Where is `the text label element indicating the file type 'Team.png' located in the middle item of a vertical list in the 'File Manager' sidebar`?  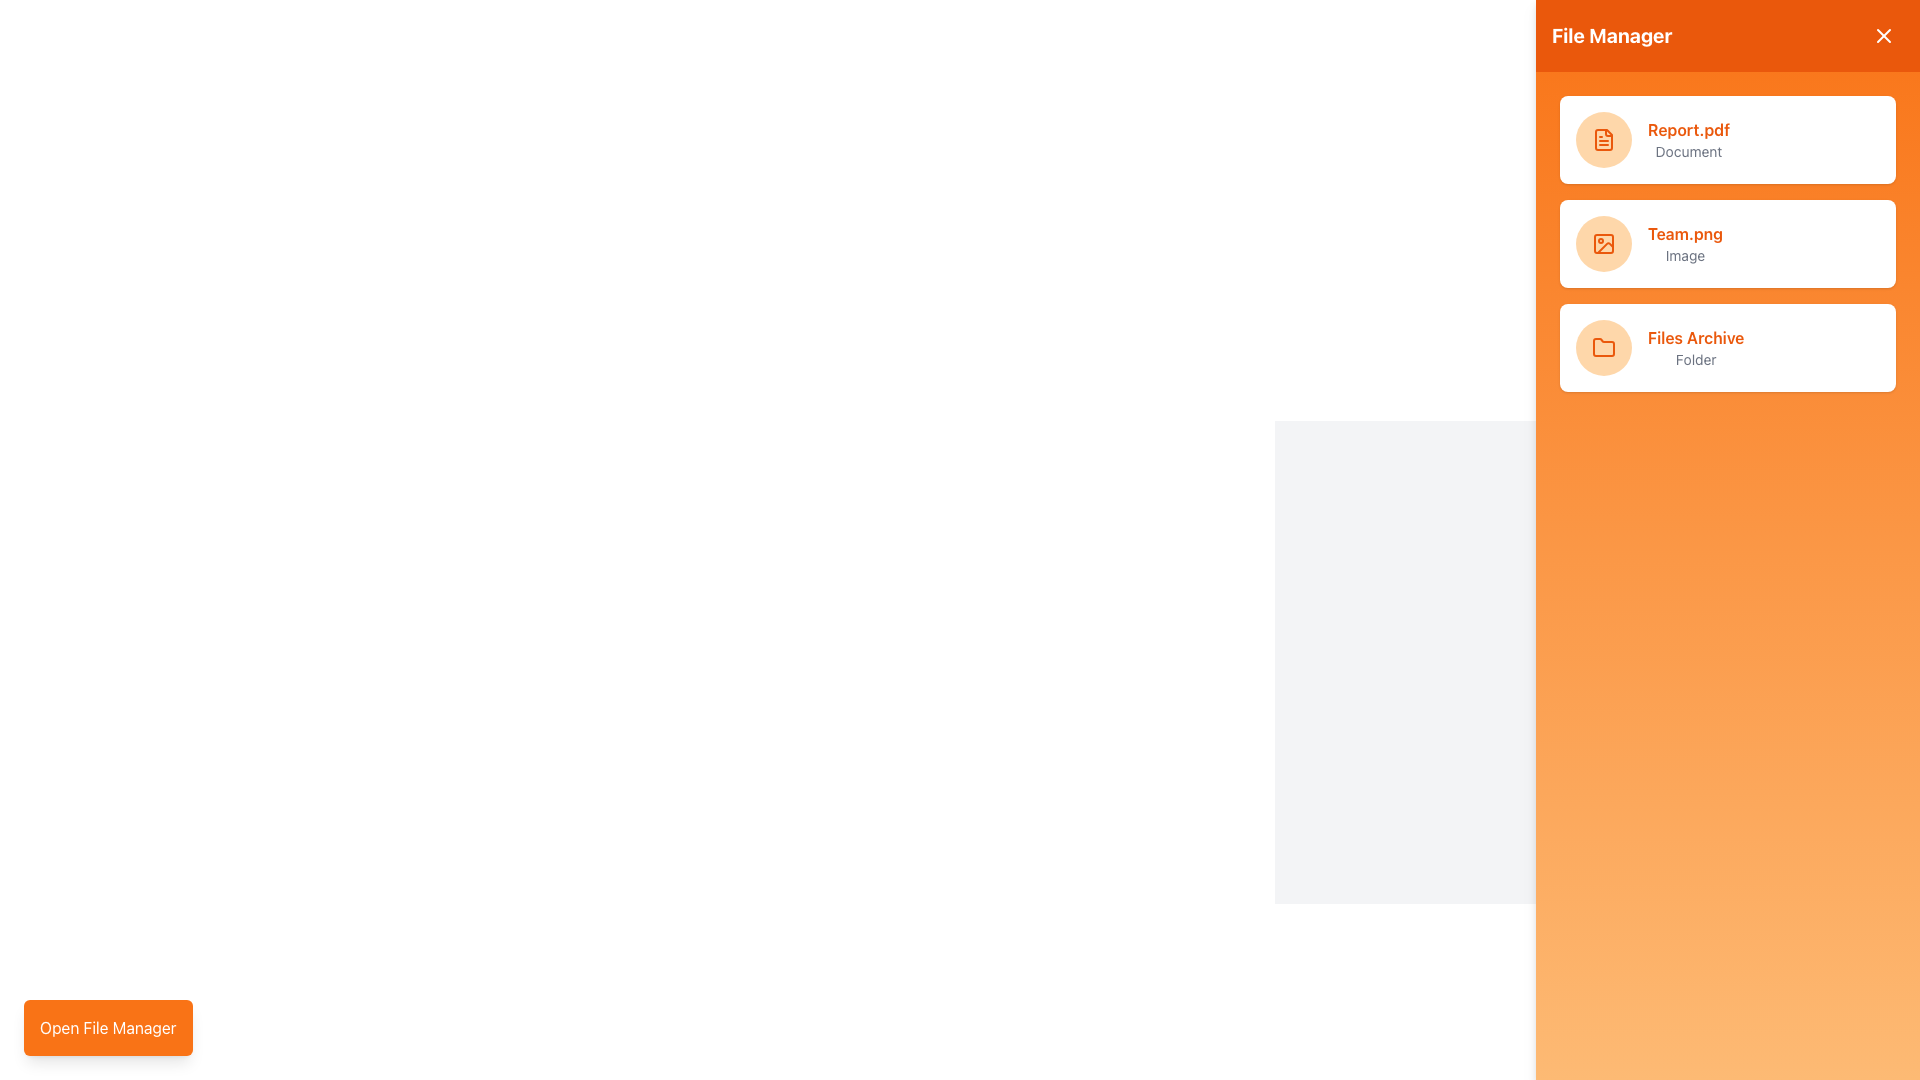 the text label element indicating the file type 'Team.png' located in the middle item of a vertical list in the 'File Manager' sidebar is located at coordinates (1684, 254).